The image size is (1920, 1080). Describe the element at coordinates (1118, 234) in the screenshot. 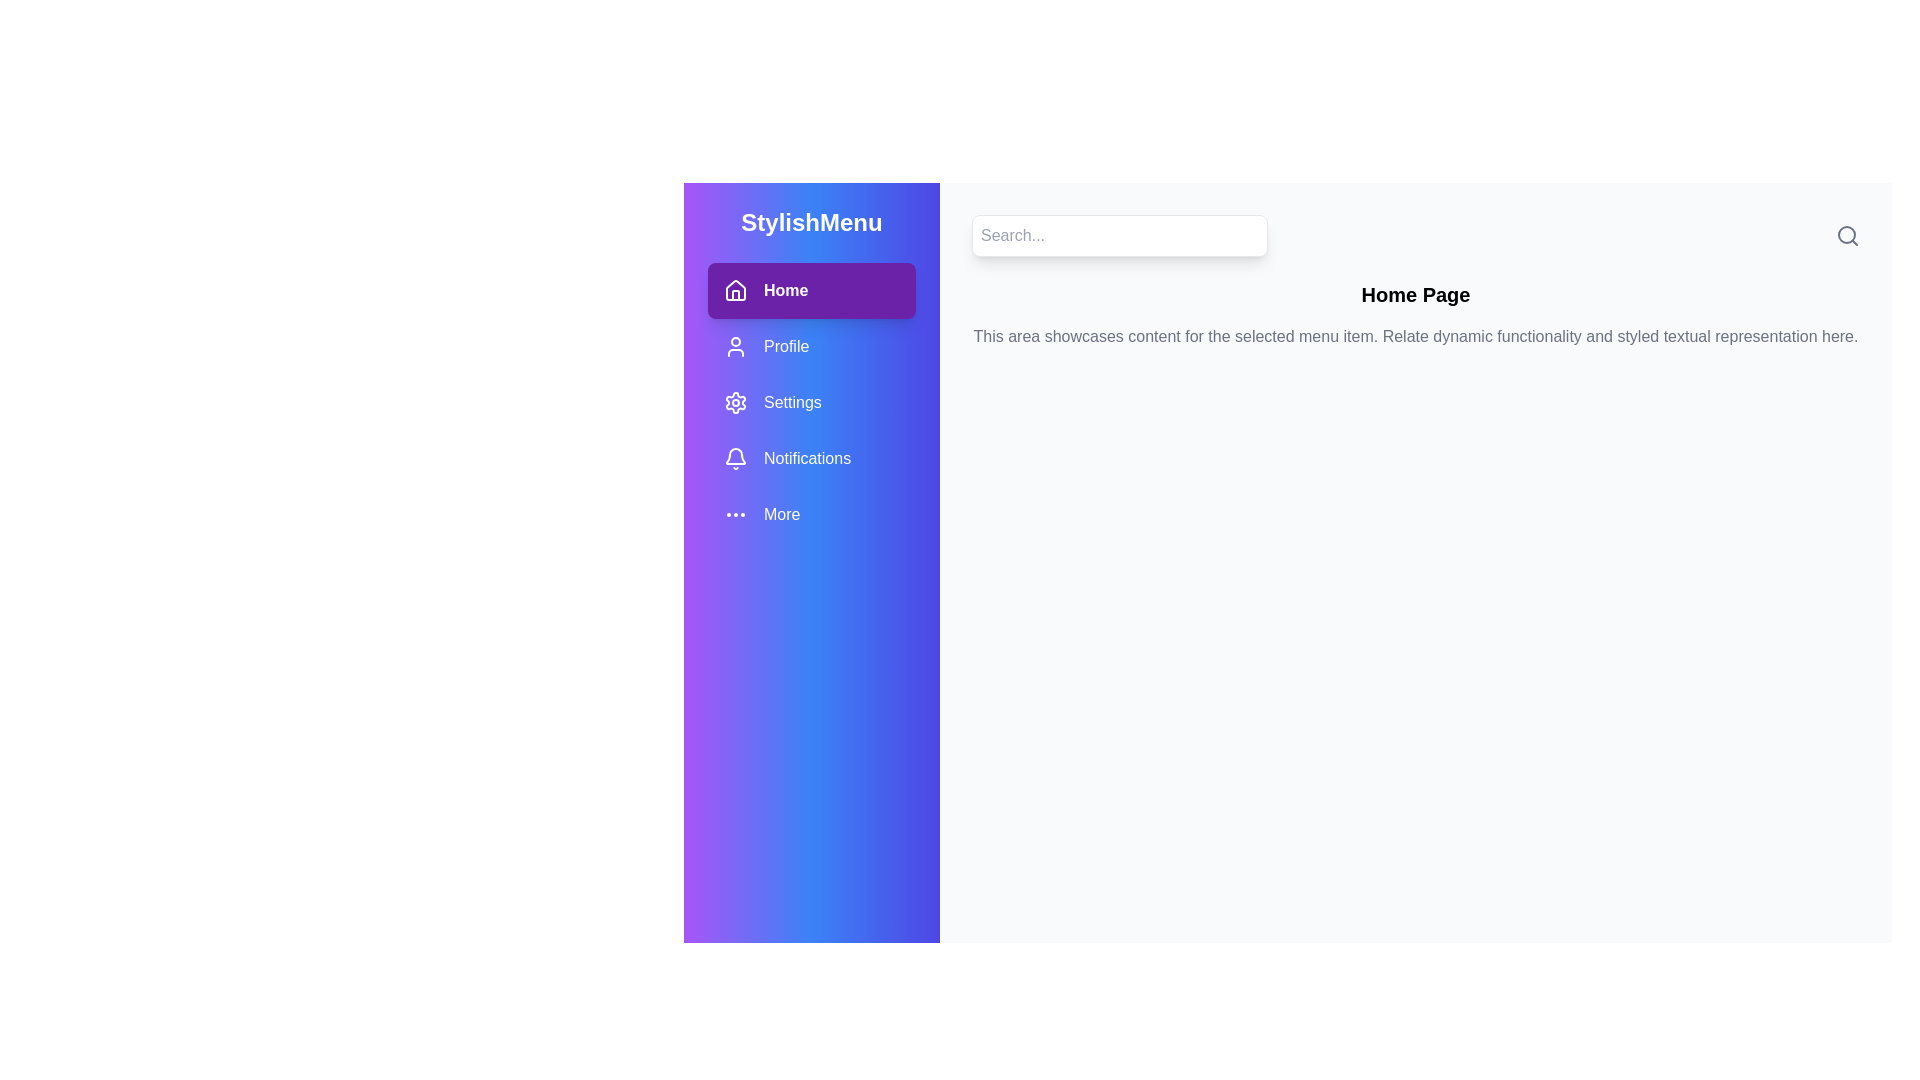

I see `the search input field to focus on it` at that location.